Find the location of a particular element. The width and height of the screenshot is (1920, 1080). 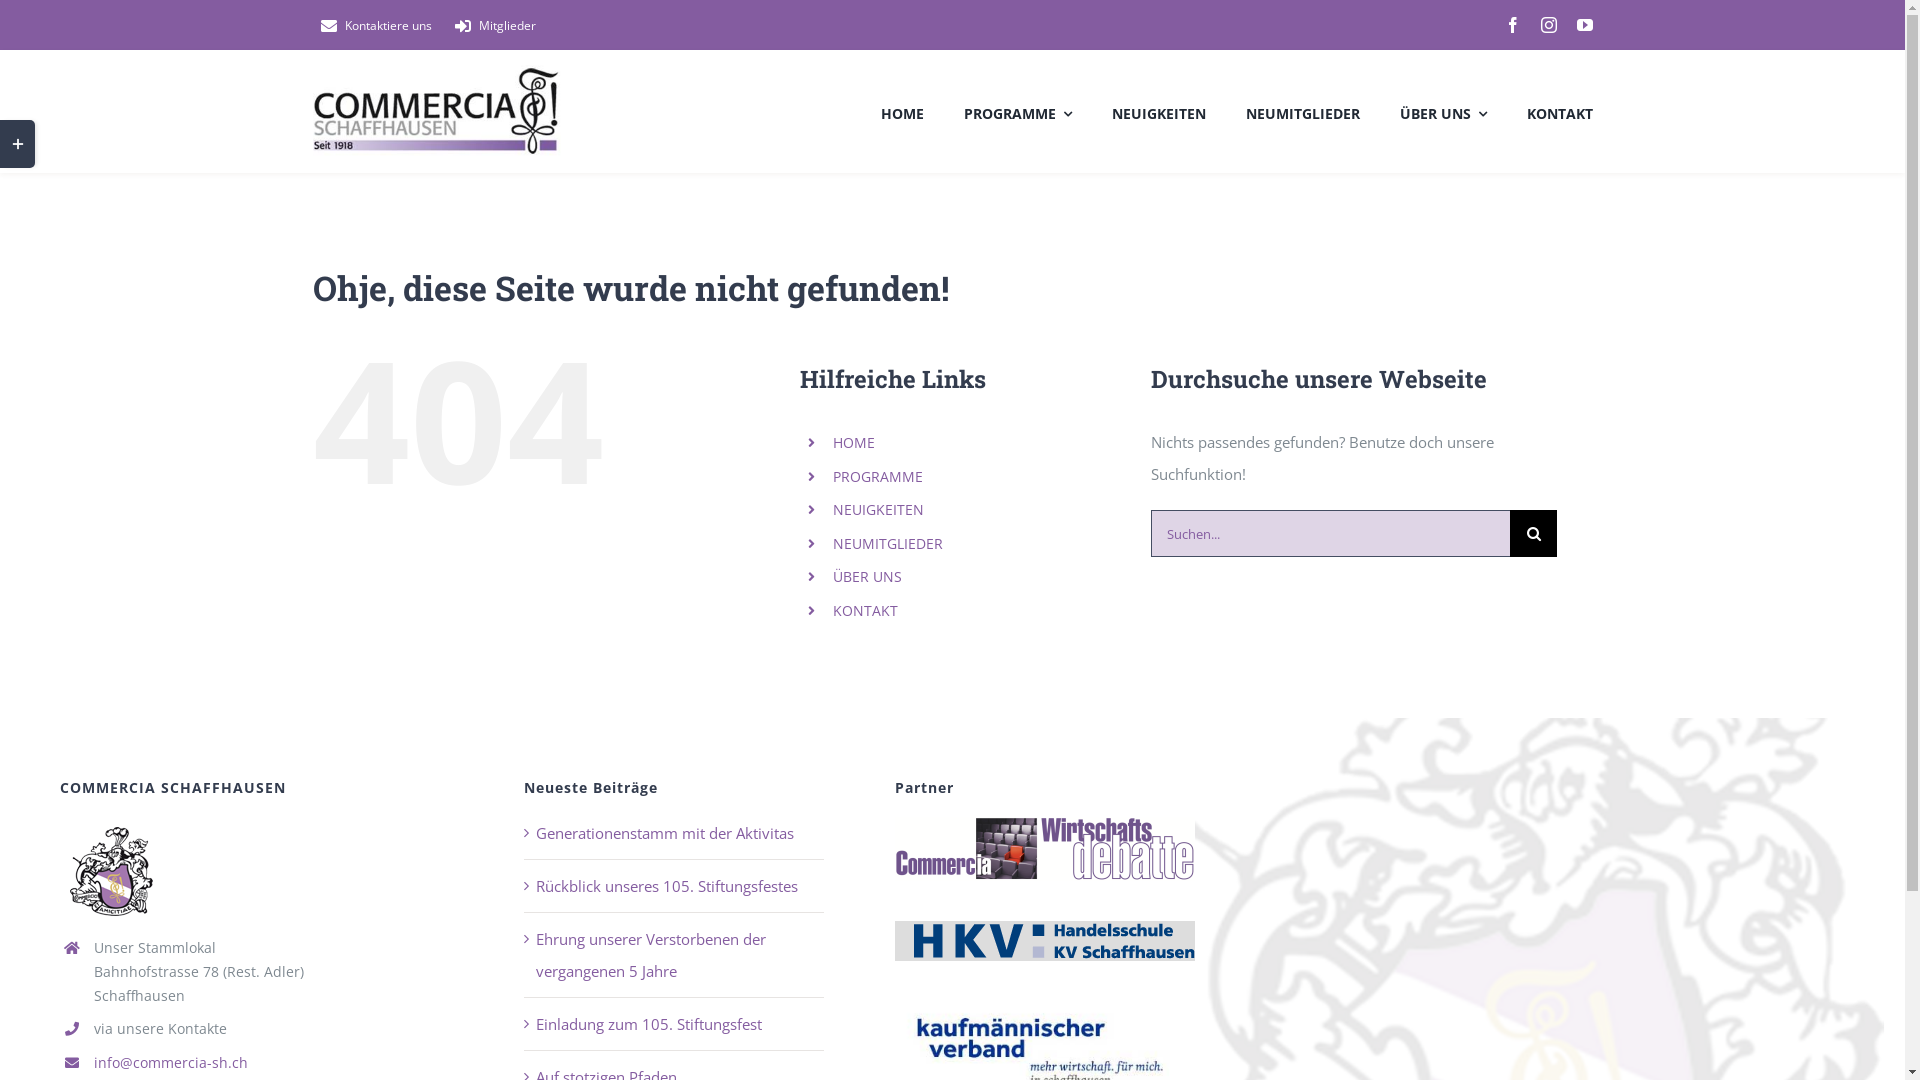

'NEUIGKEITEN' is located at coordinates (1158, 111).